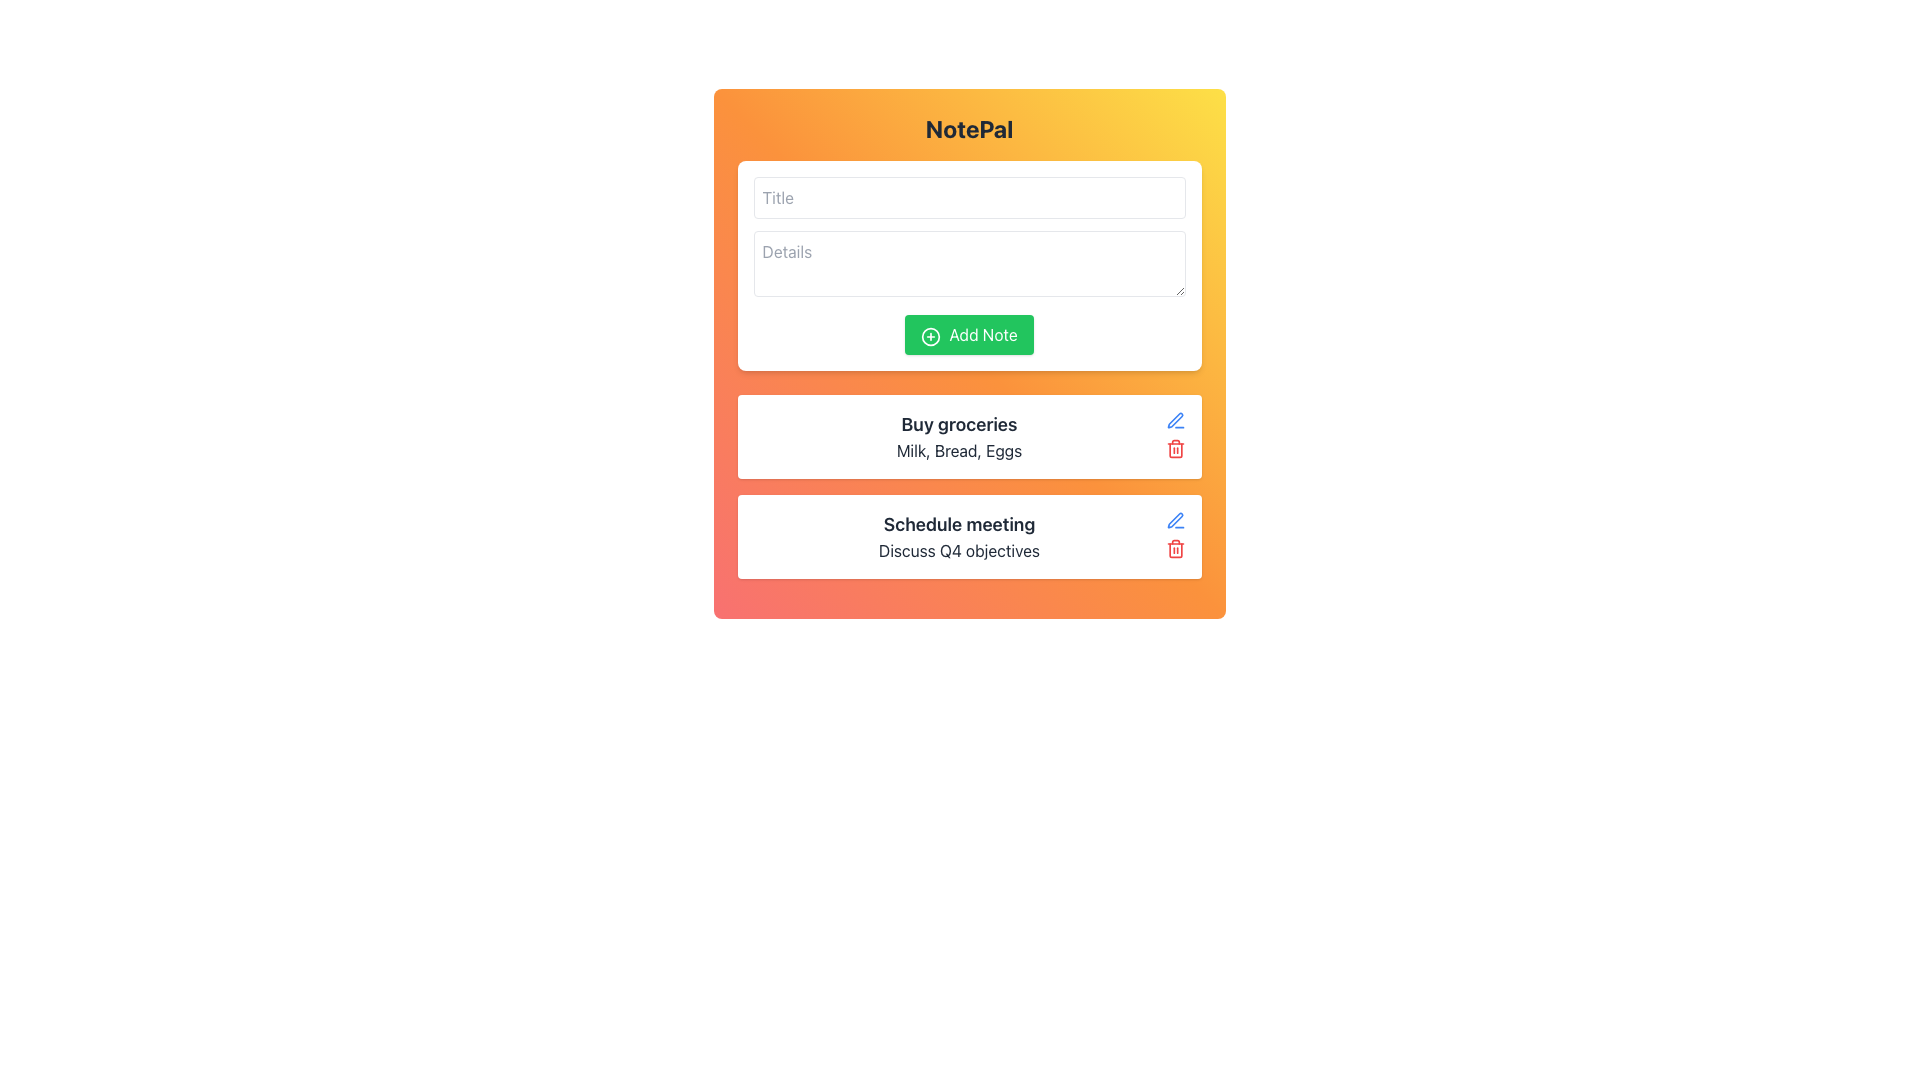 The width and height of the screenshot is (1920, 1080). Describe the element at coordinates (958, 451) in the screenshot. I see `the text element that contains the phrase 'Milk, Bread, Eggs', which is displayed below the bolded title 'Buy groceries' in a note-taking interface` at that location.